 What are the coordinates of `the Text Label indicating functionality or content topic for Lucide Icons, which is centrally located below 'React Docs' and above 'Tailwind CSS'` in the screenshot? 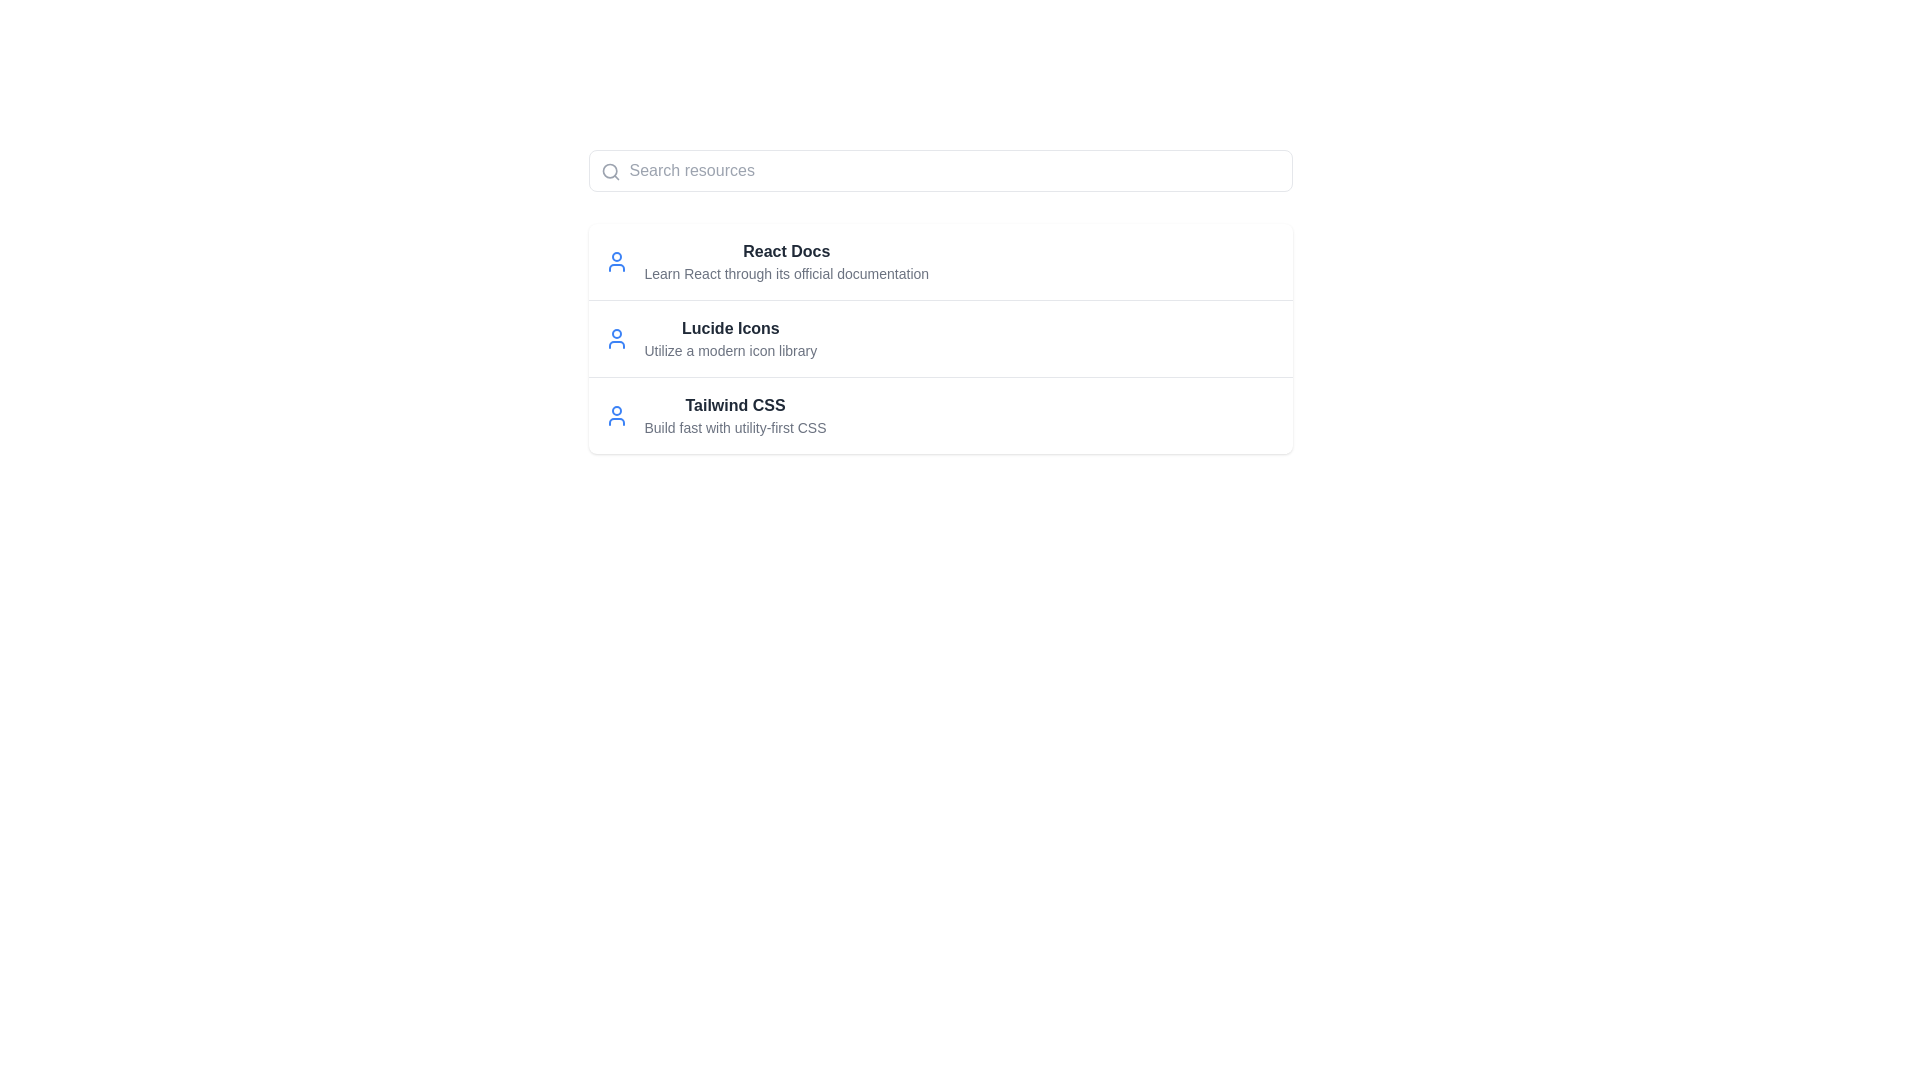 It's located at (729, 327).